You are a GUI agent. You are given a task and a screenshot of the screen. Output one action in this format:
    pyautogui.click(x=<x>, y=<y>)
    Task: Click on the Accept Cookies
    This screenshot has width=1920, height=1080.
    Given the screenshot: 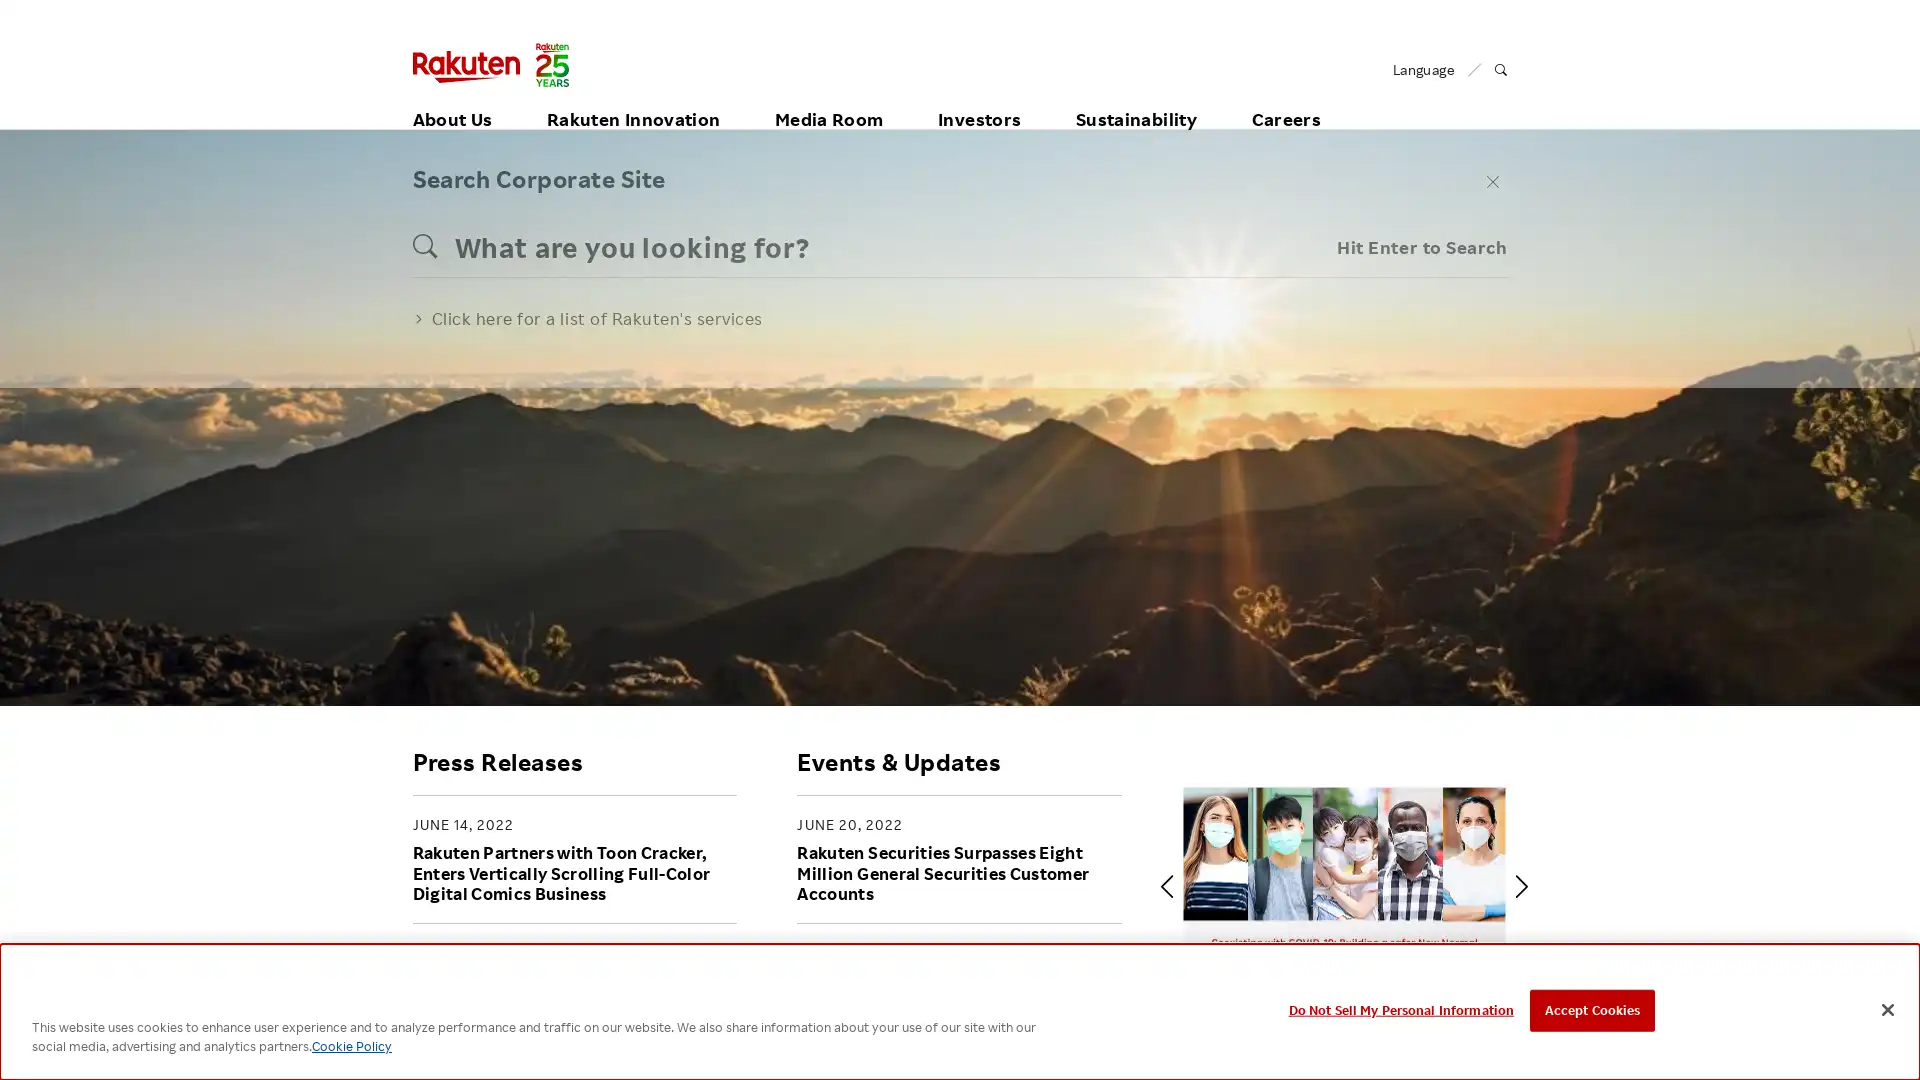 What is the action you would take?
    pyautogui.click(x=1591, y=1010)
    